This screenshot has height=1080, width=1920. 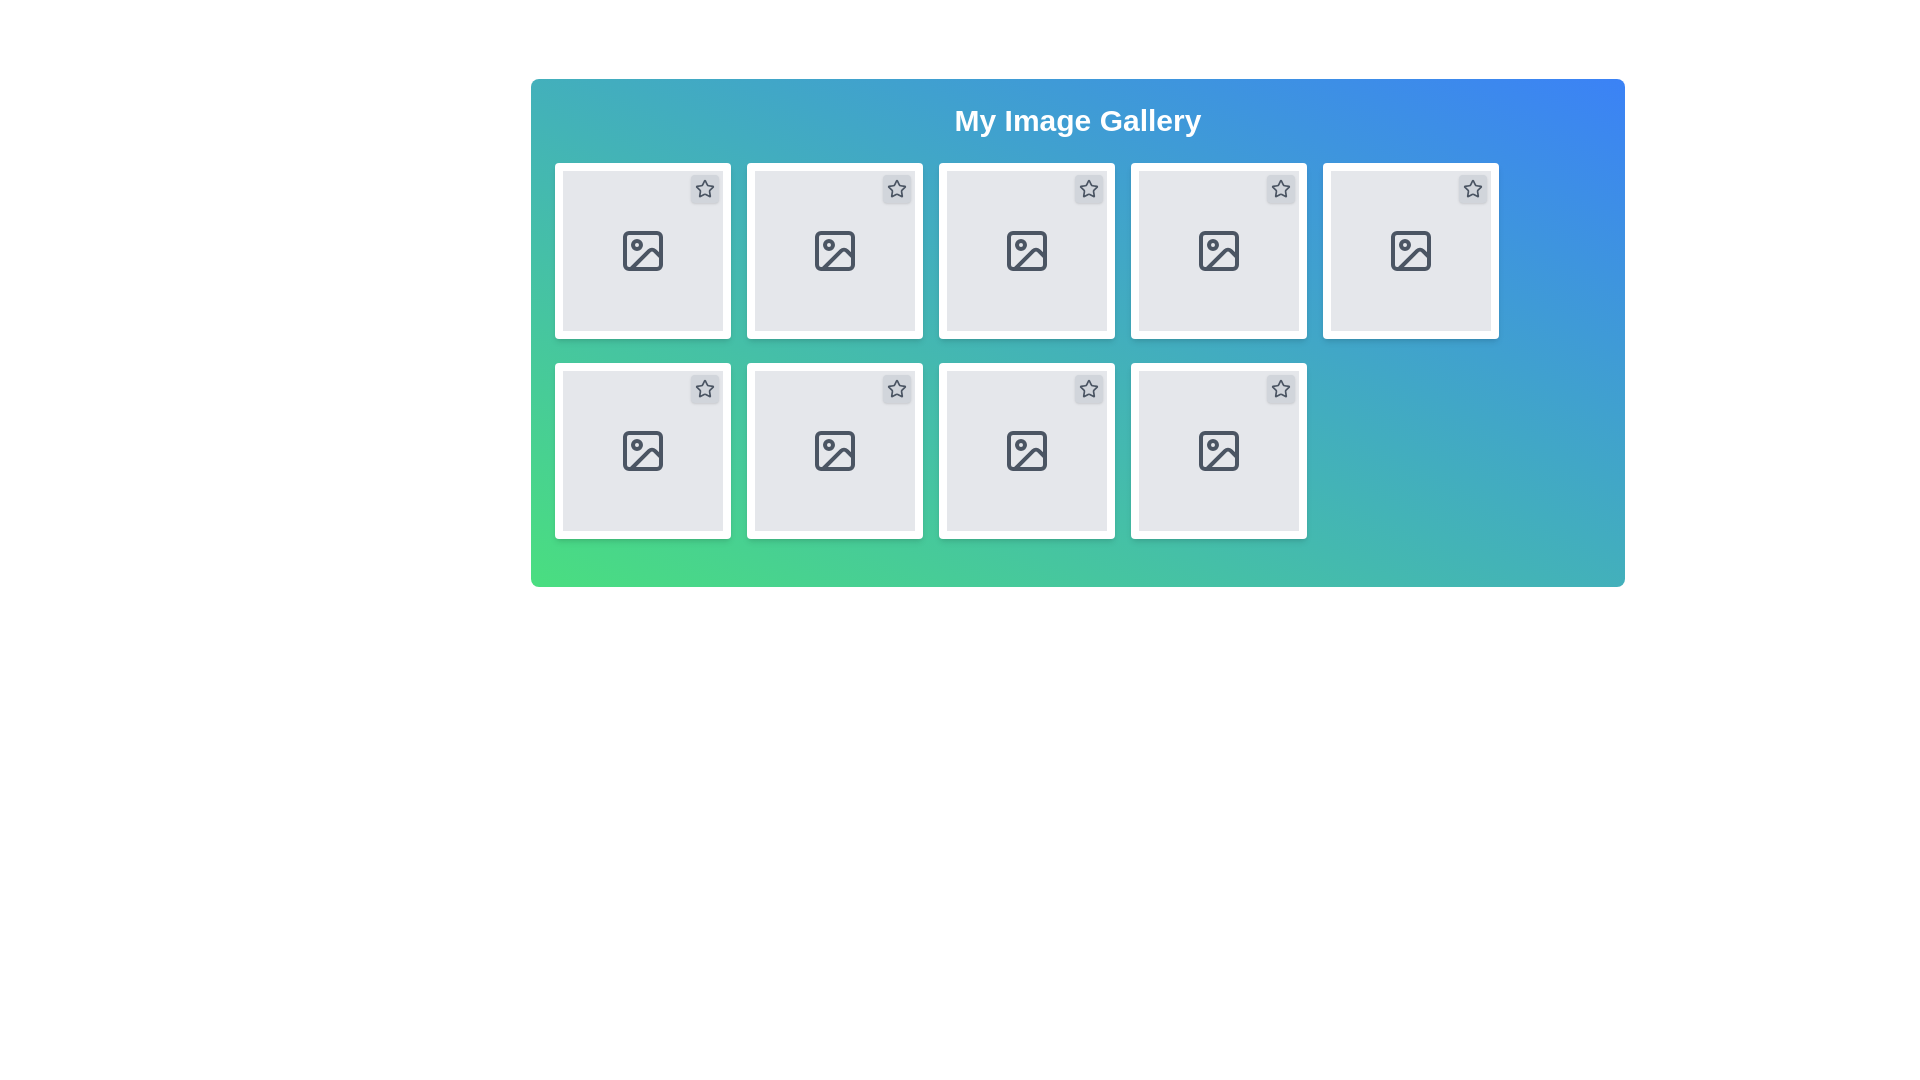 What do you see at coordinates (1218, 249) in the screenshot?
I see `the fourth card in the image gallery located below the 'My Image Gallery' text` at bounding box center [1218, 249].